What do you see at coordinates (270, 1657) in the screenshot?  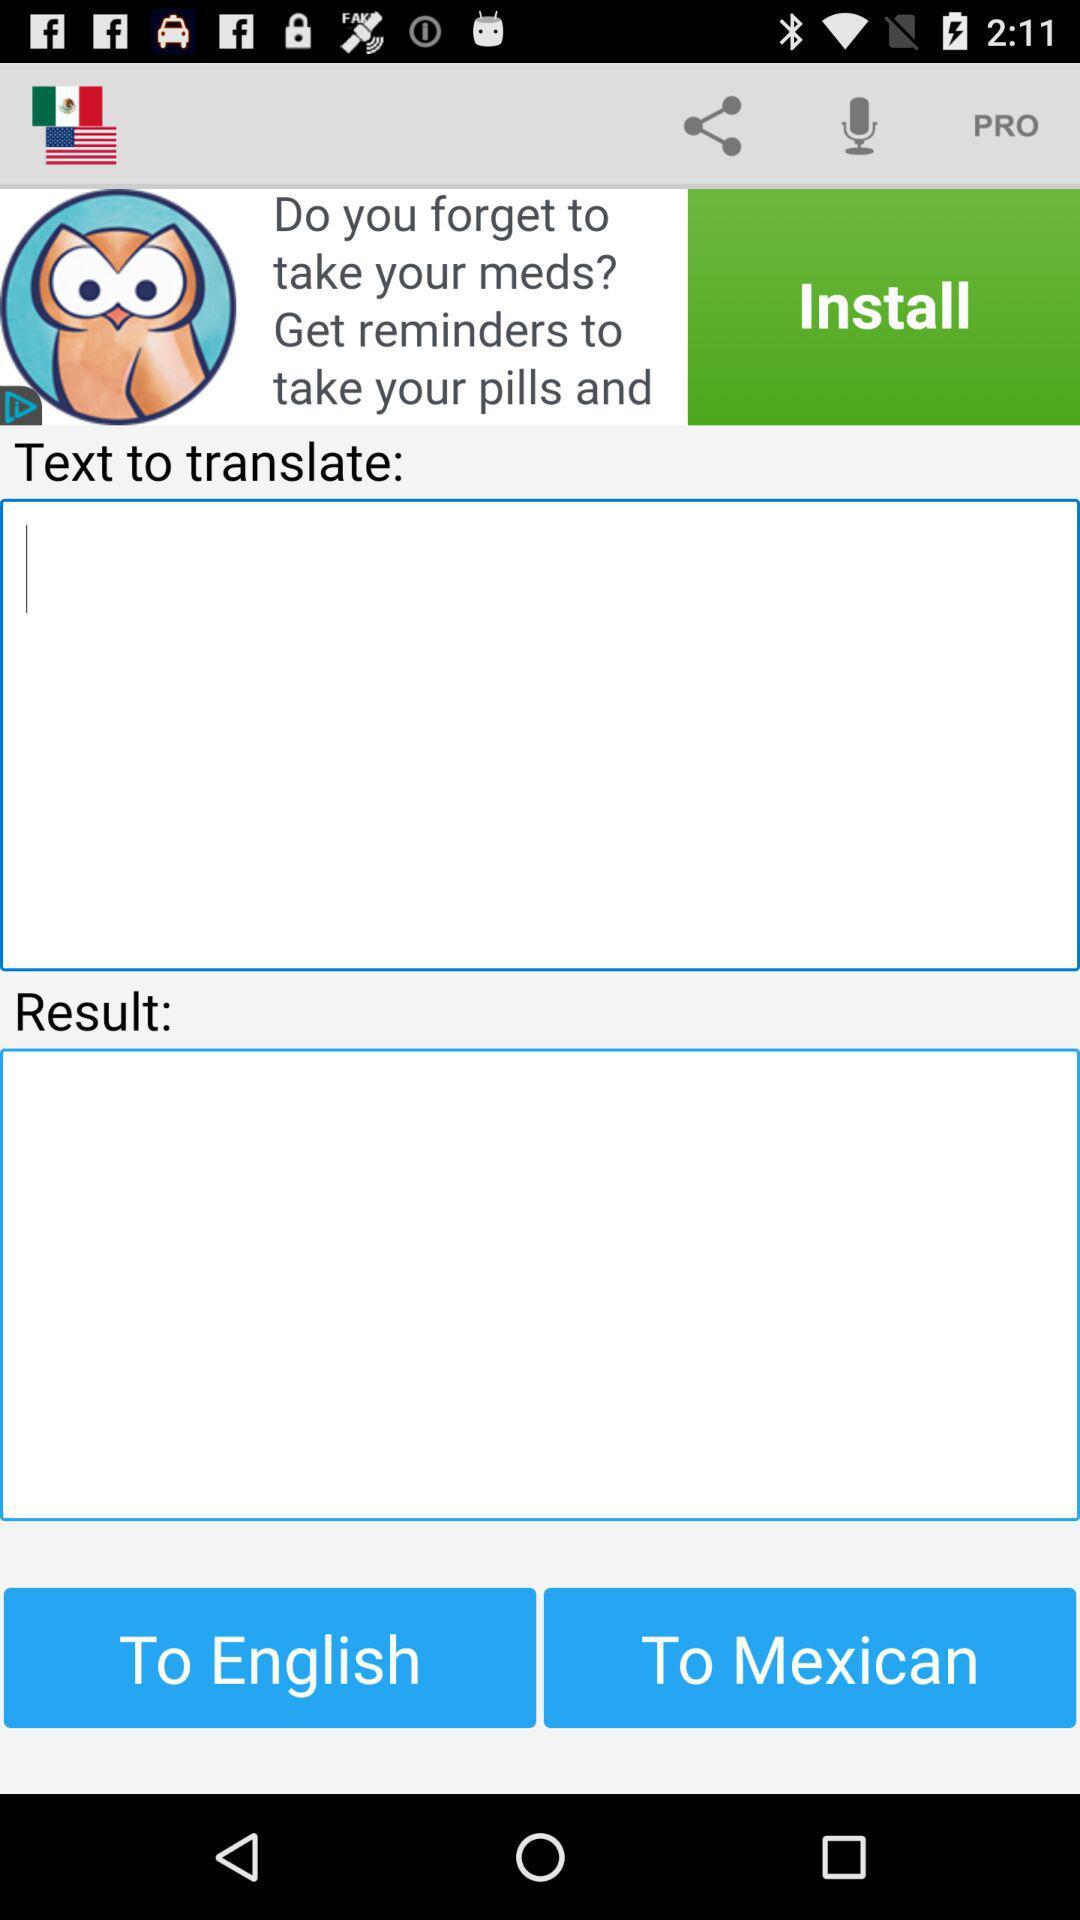 I see `the item next to to mexican` at bounding box center [270, 1657].